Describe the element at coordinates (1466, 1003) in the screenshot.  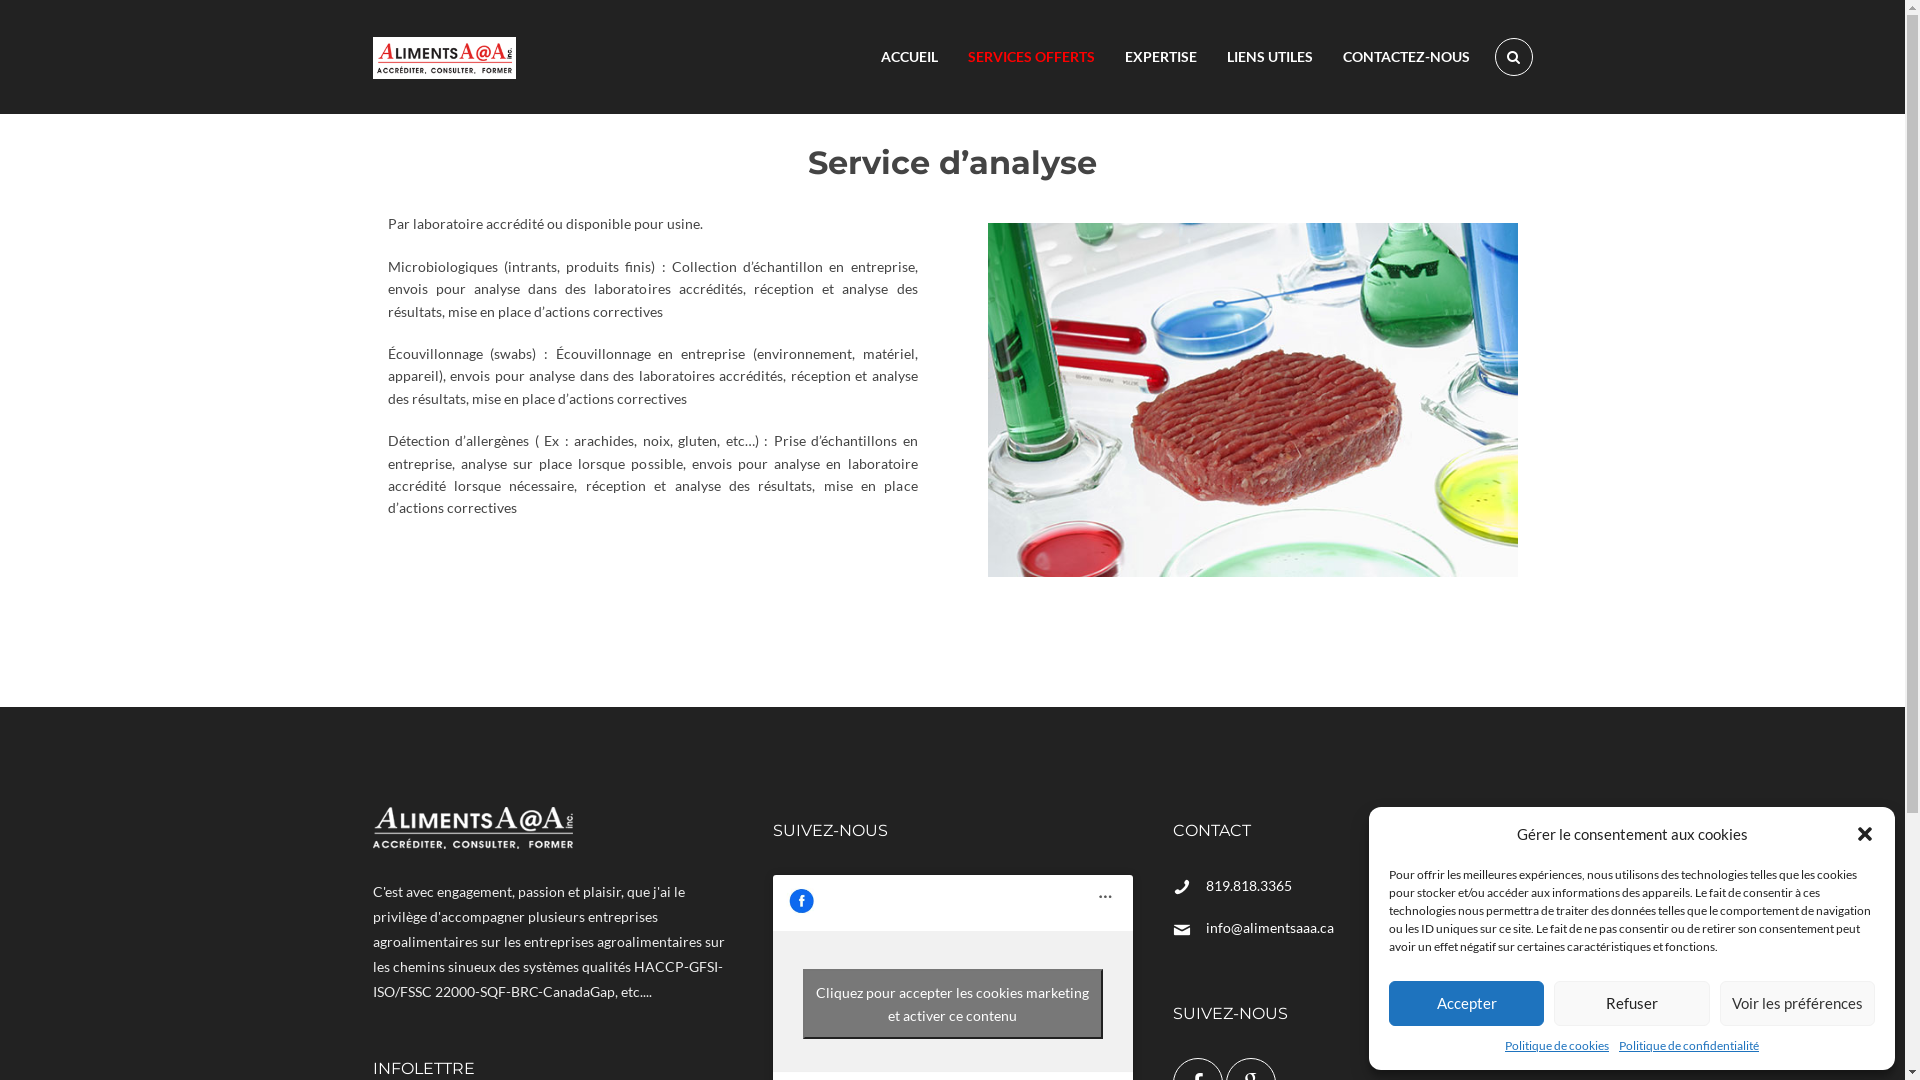
I see `'Accepter'` at that location.